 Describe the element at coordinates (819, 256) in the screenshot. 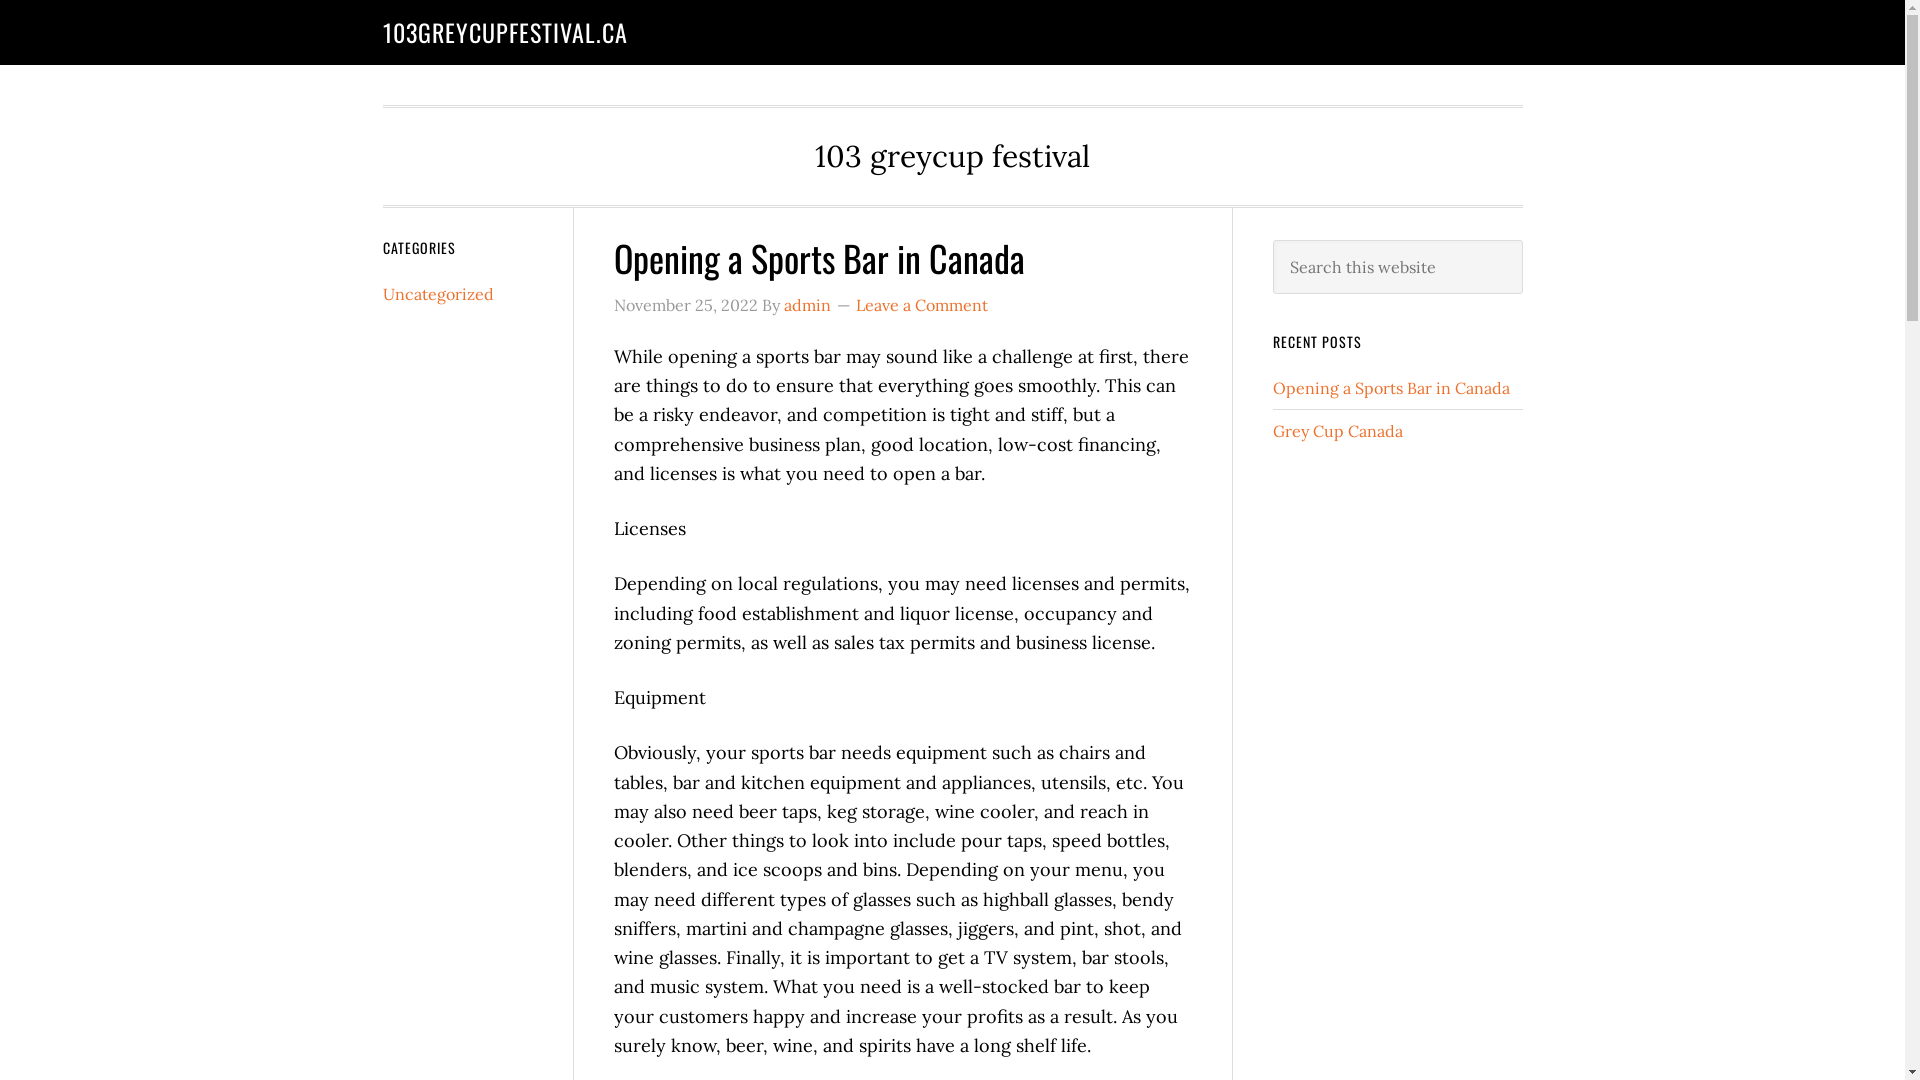

I see `'Opening a Sports Bar in Canada'` at that location.